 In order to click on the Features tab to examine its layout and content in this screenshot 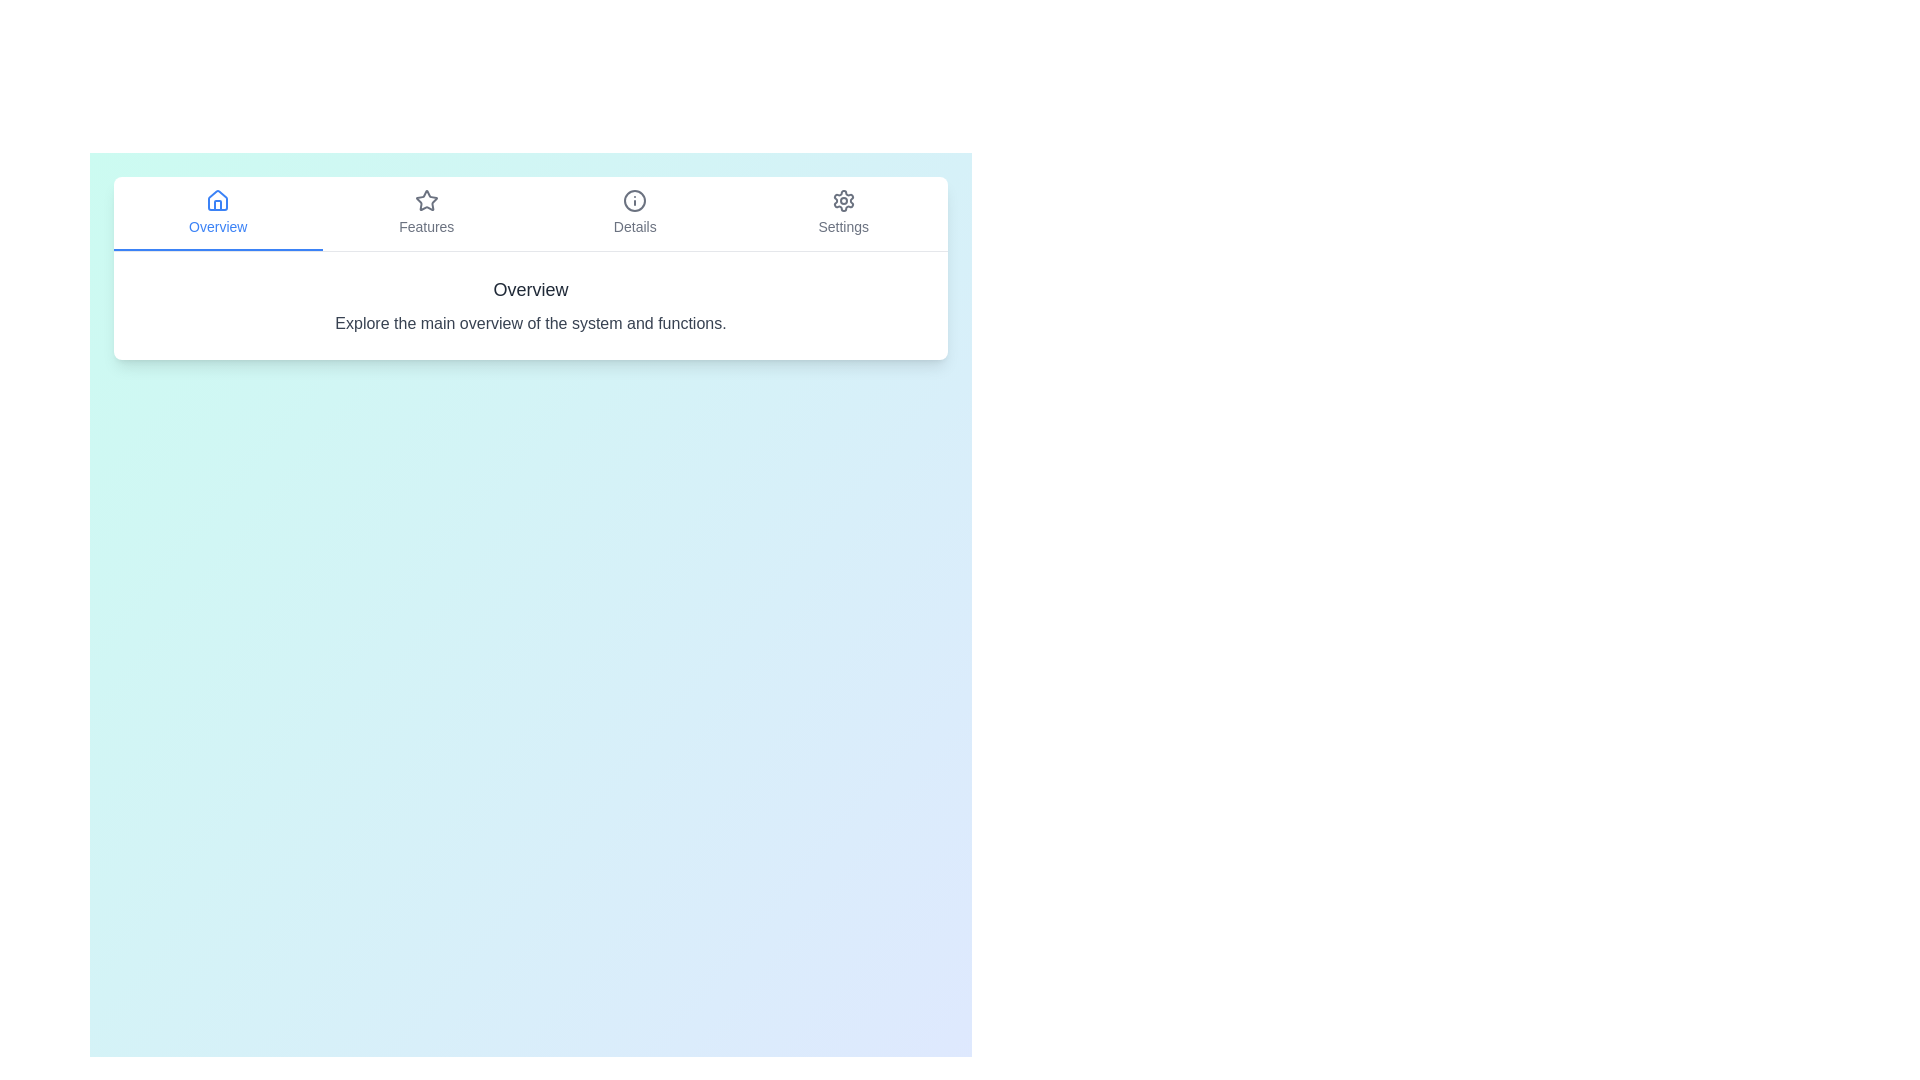, I will do `click(425, 213)`.